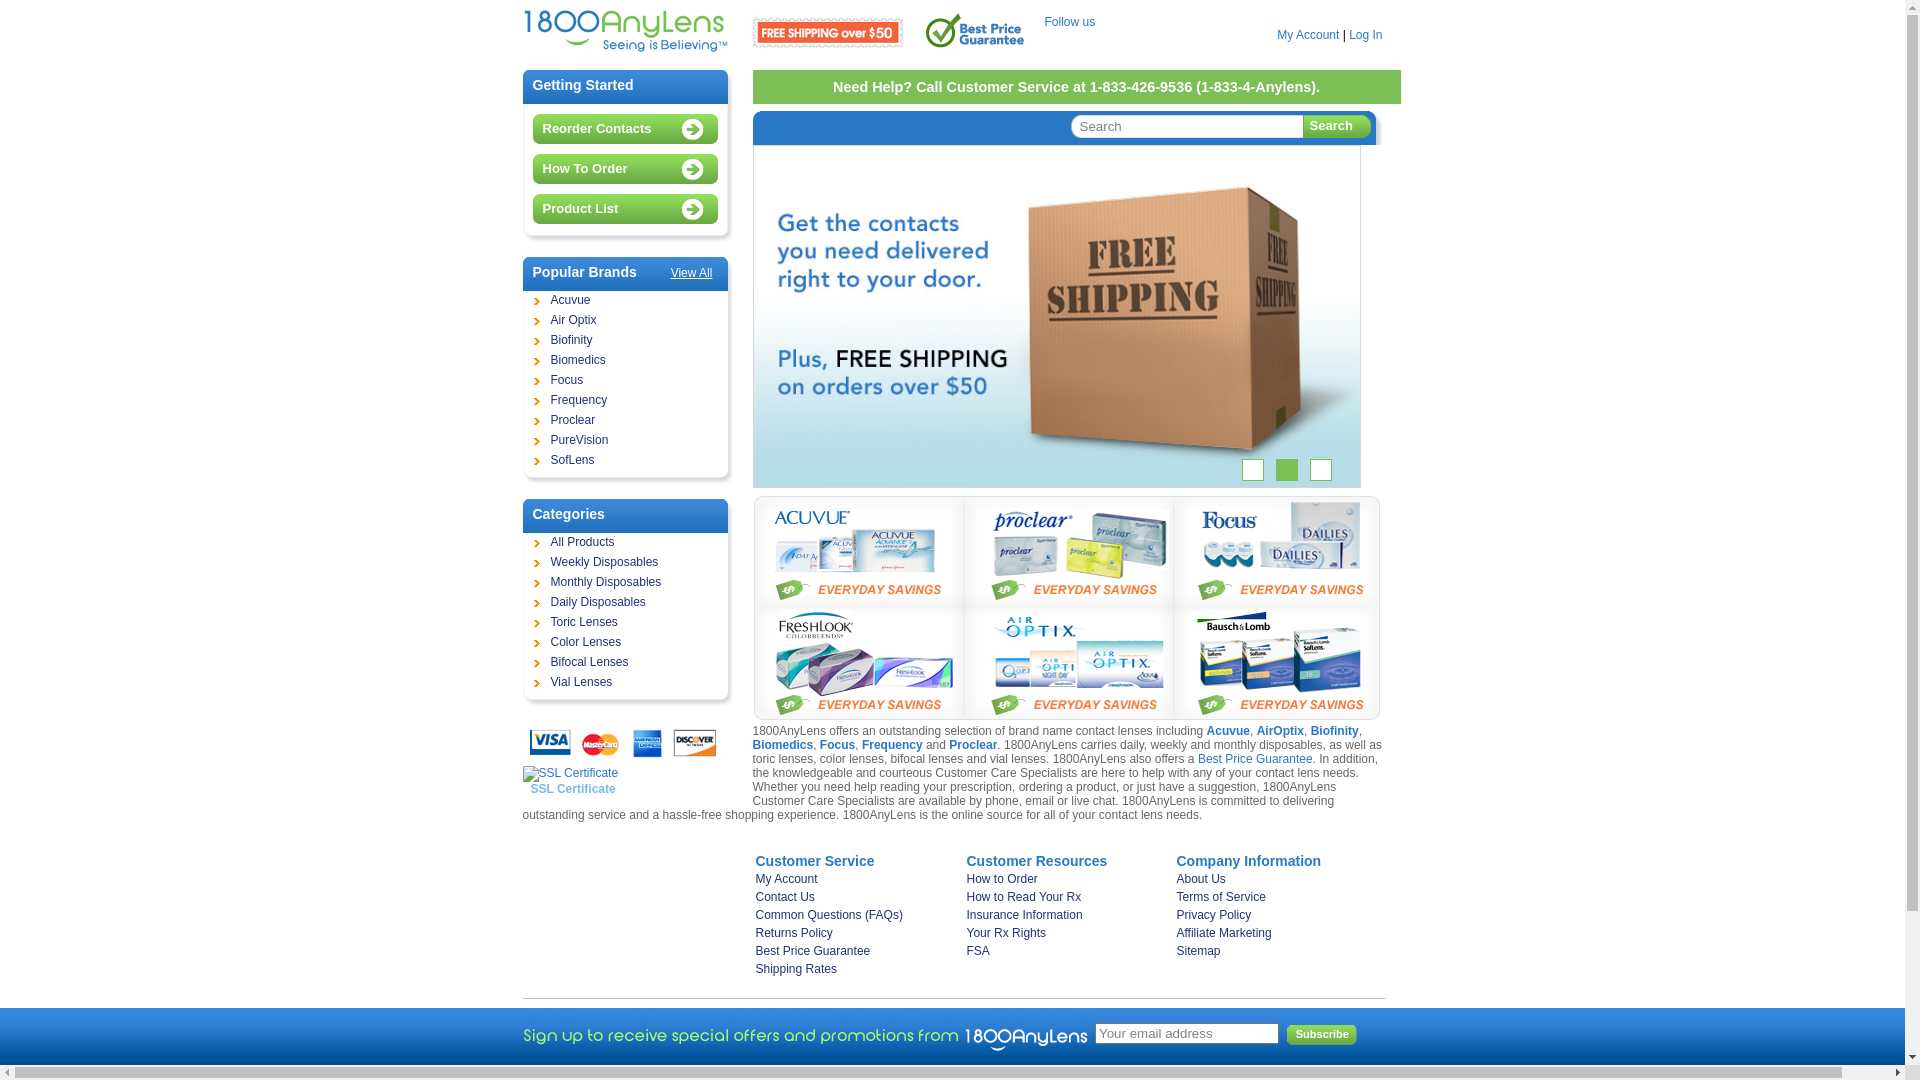 The height and width of the screenshot is (1080, 1920). Describe the element at coordinates (1272, 914) in the screenshot. I see `'Privacy Policy'` at that location.